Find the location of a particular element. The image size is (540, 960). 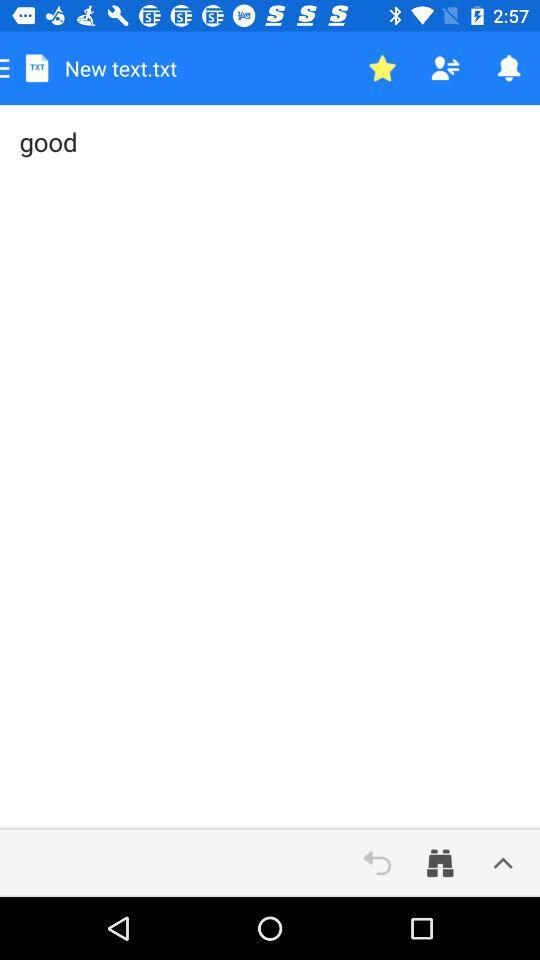

the icon at the center is located at coordinates (270, 467).